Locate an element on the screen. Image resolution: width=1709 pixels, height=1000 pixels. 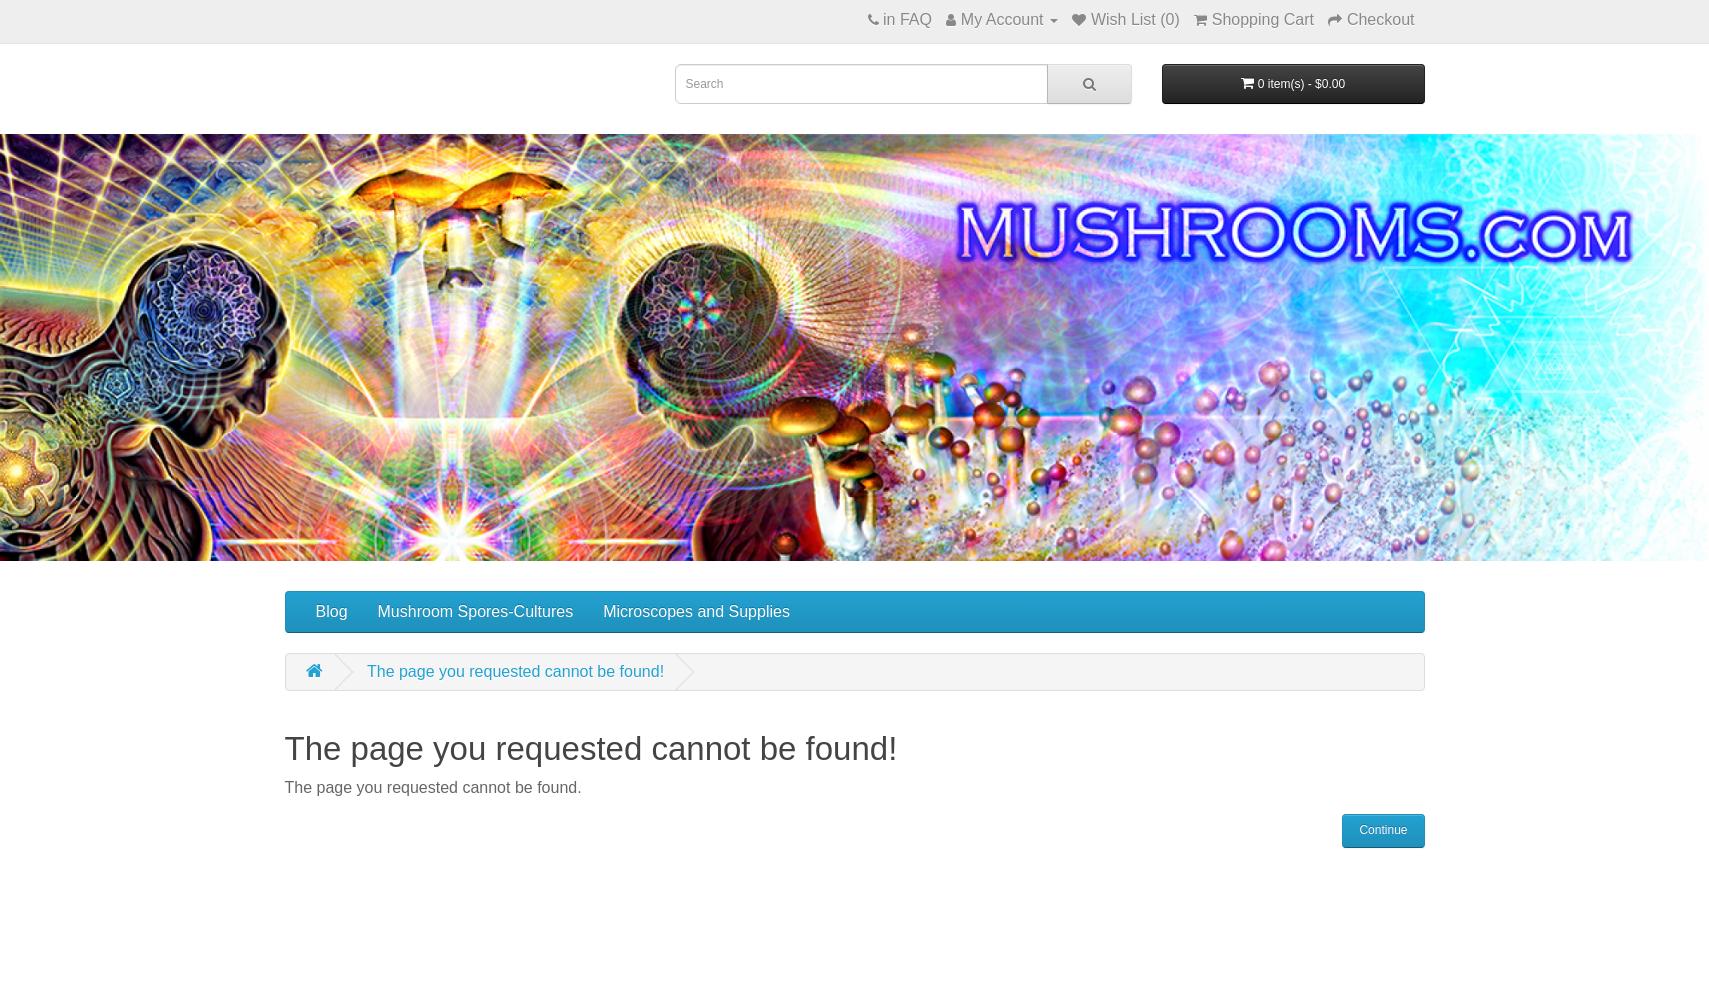
'0 item(s) - $0.00' is located at coordinates (1301, 83).